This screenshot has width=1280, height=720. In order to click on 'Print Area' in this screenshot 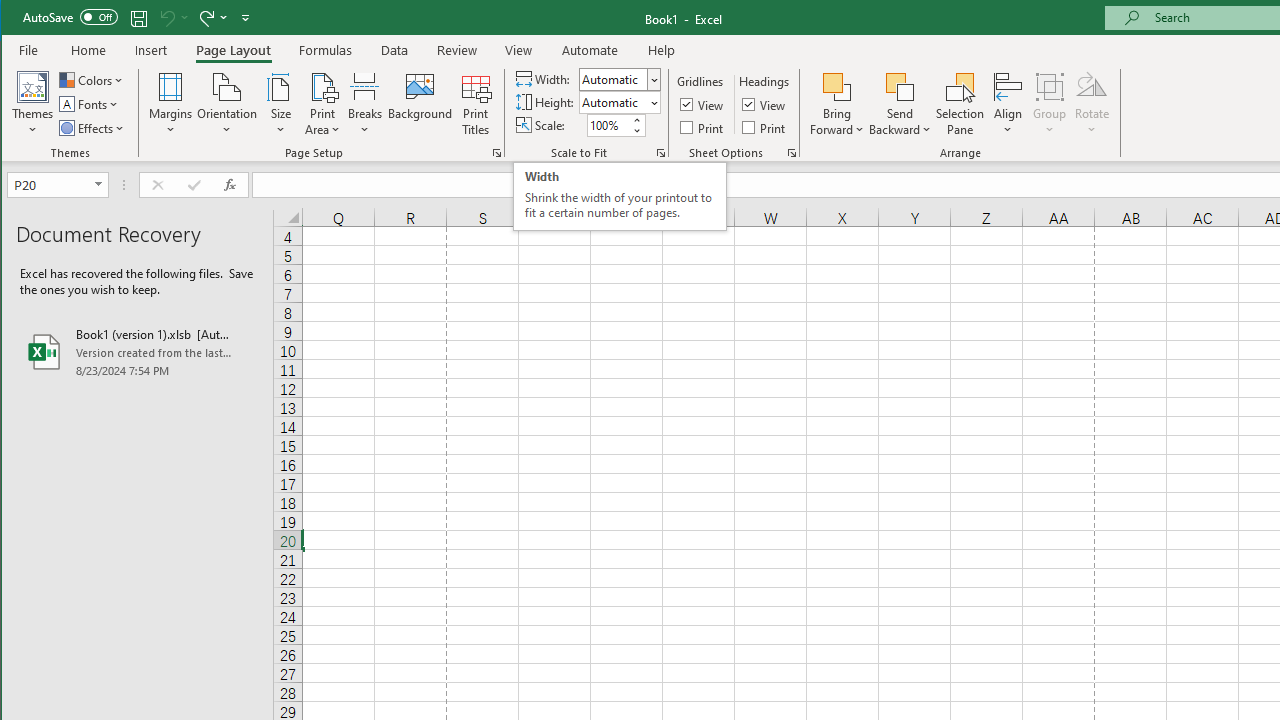, I will do `click(323, 104)`.